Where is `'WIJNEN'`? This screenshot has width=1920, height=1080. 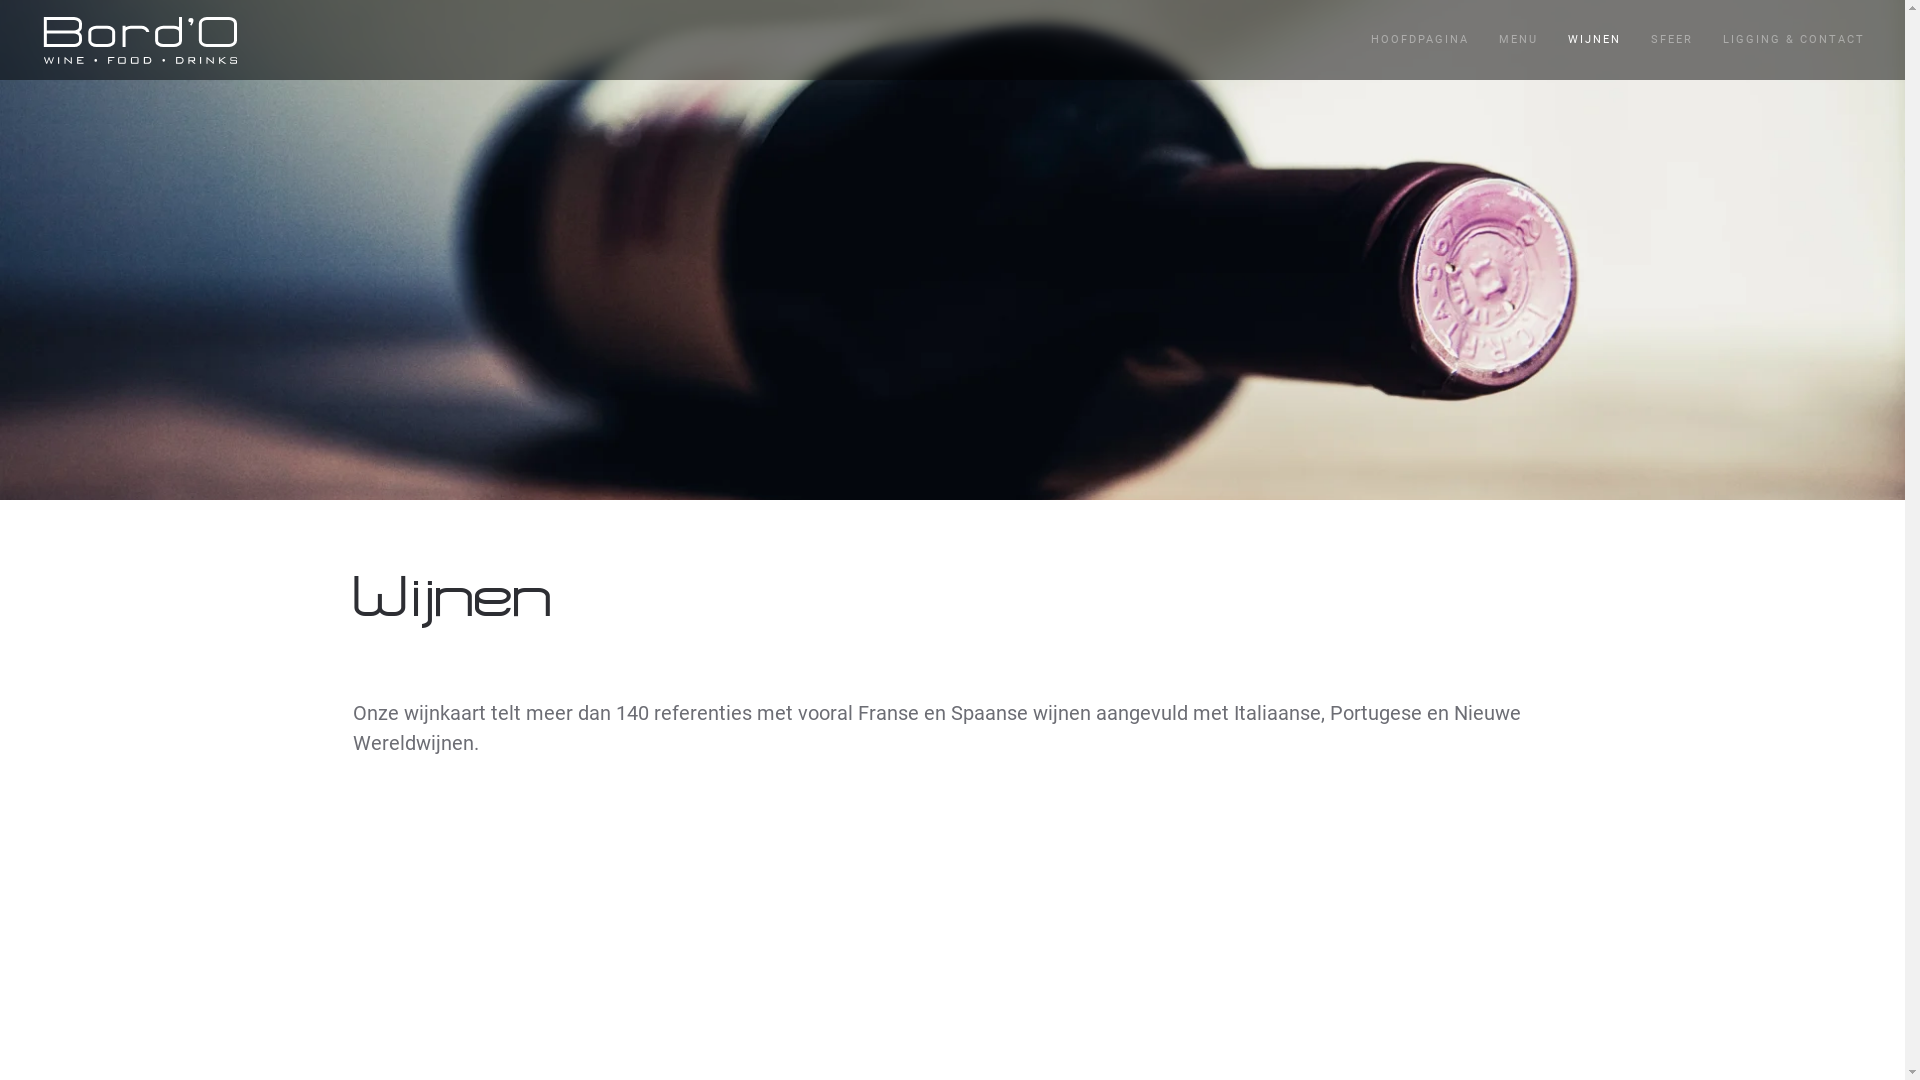 'WIJNEN' is located at coordinates (1593, 39).